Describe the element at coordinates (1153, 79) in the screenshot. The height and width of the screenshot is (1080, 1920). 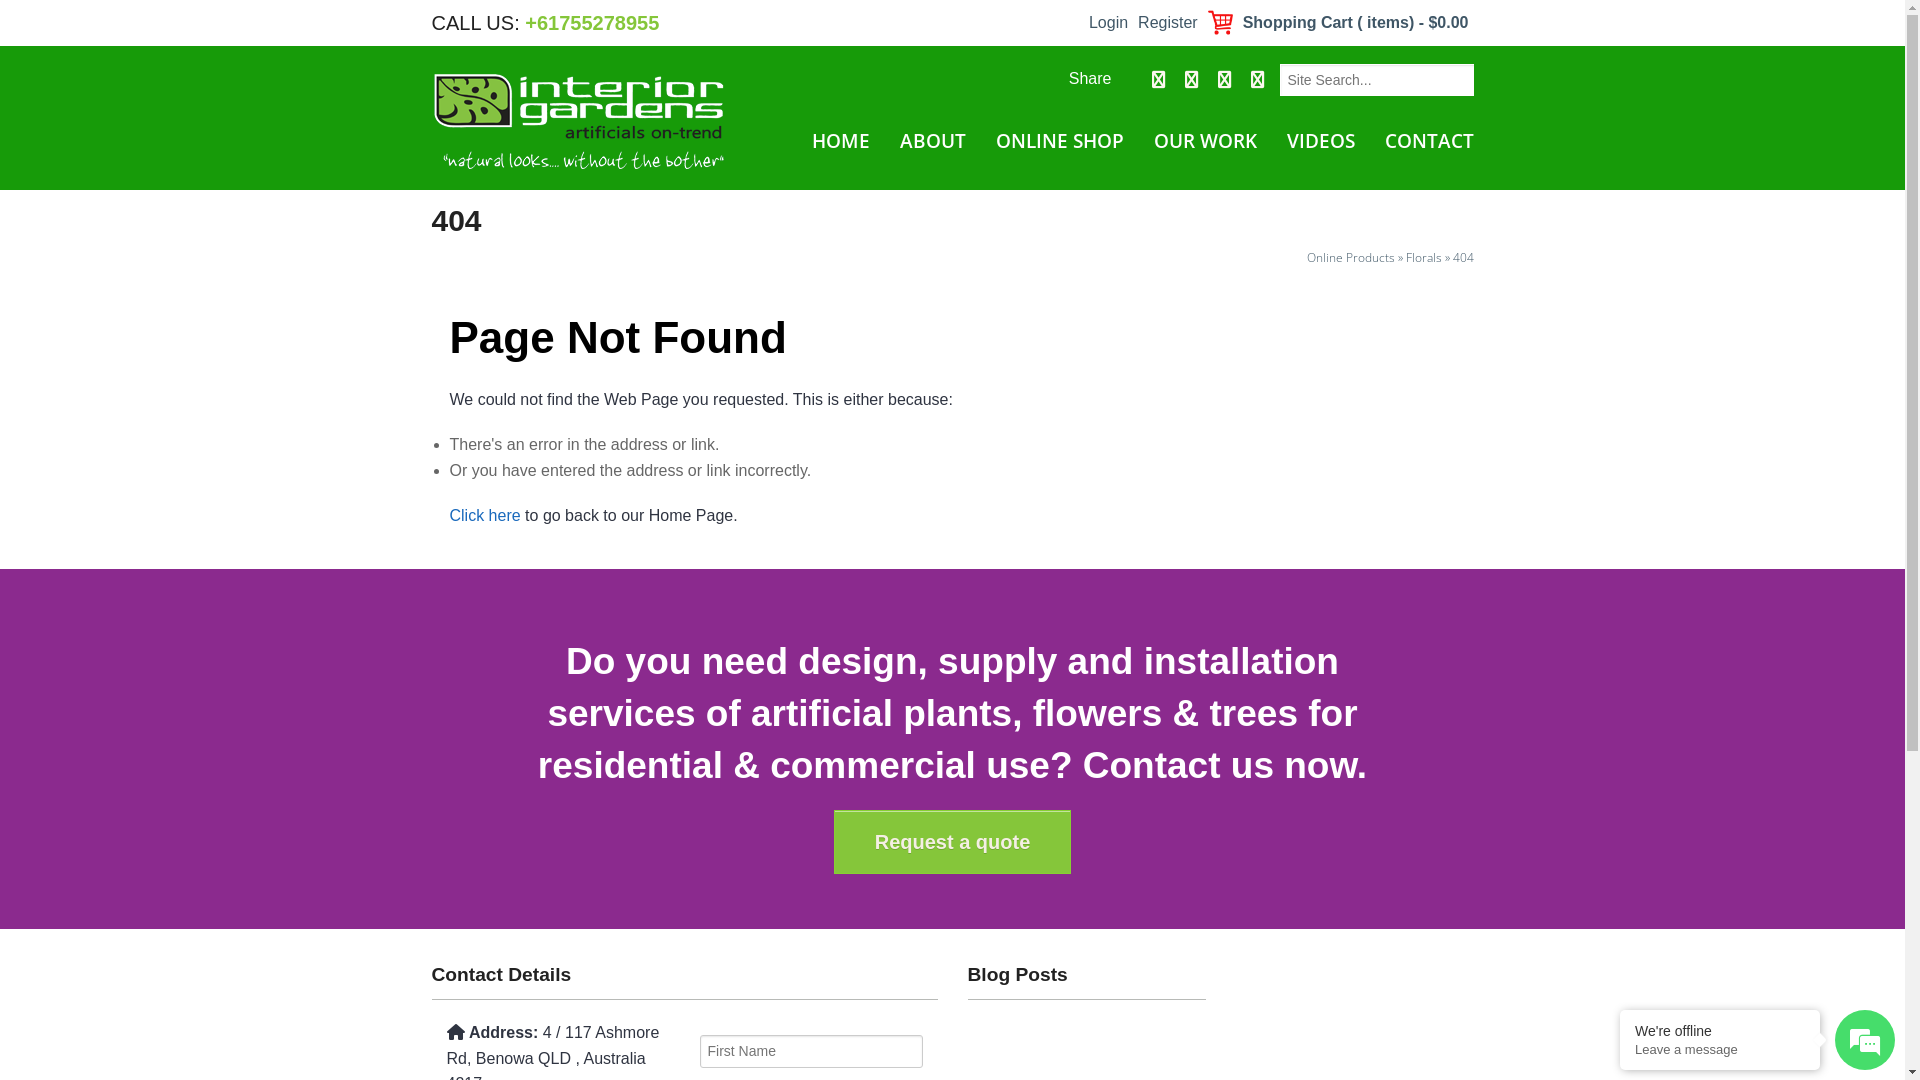
I see `'facebook'` at that location.